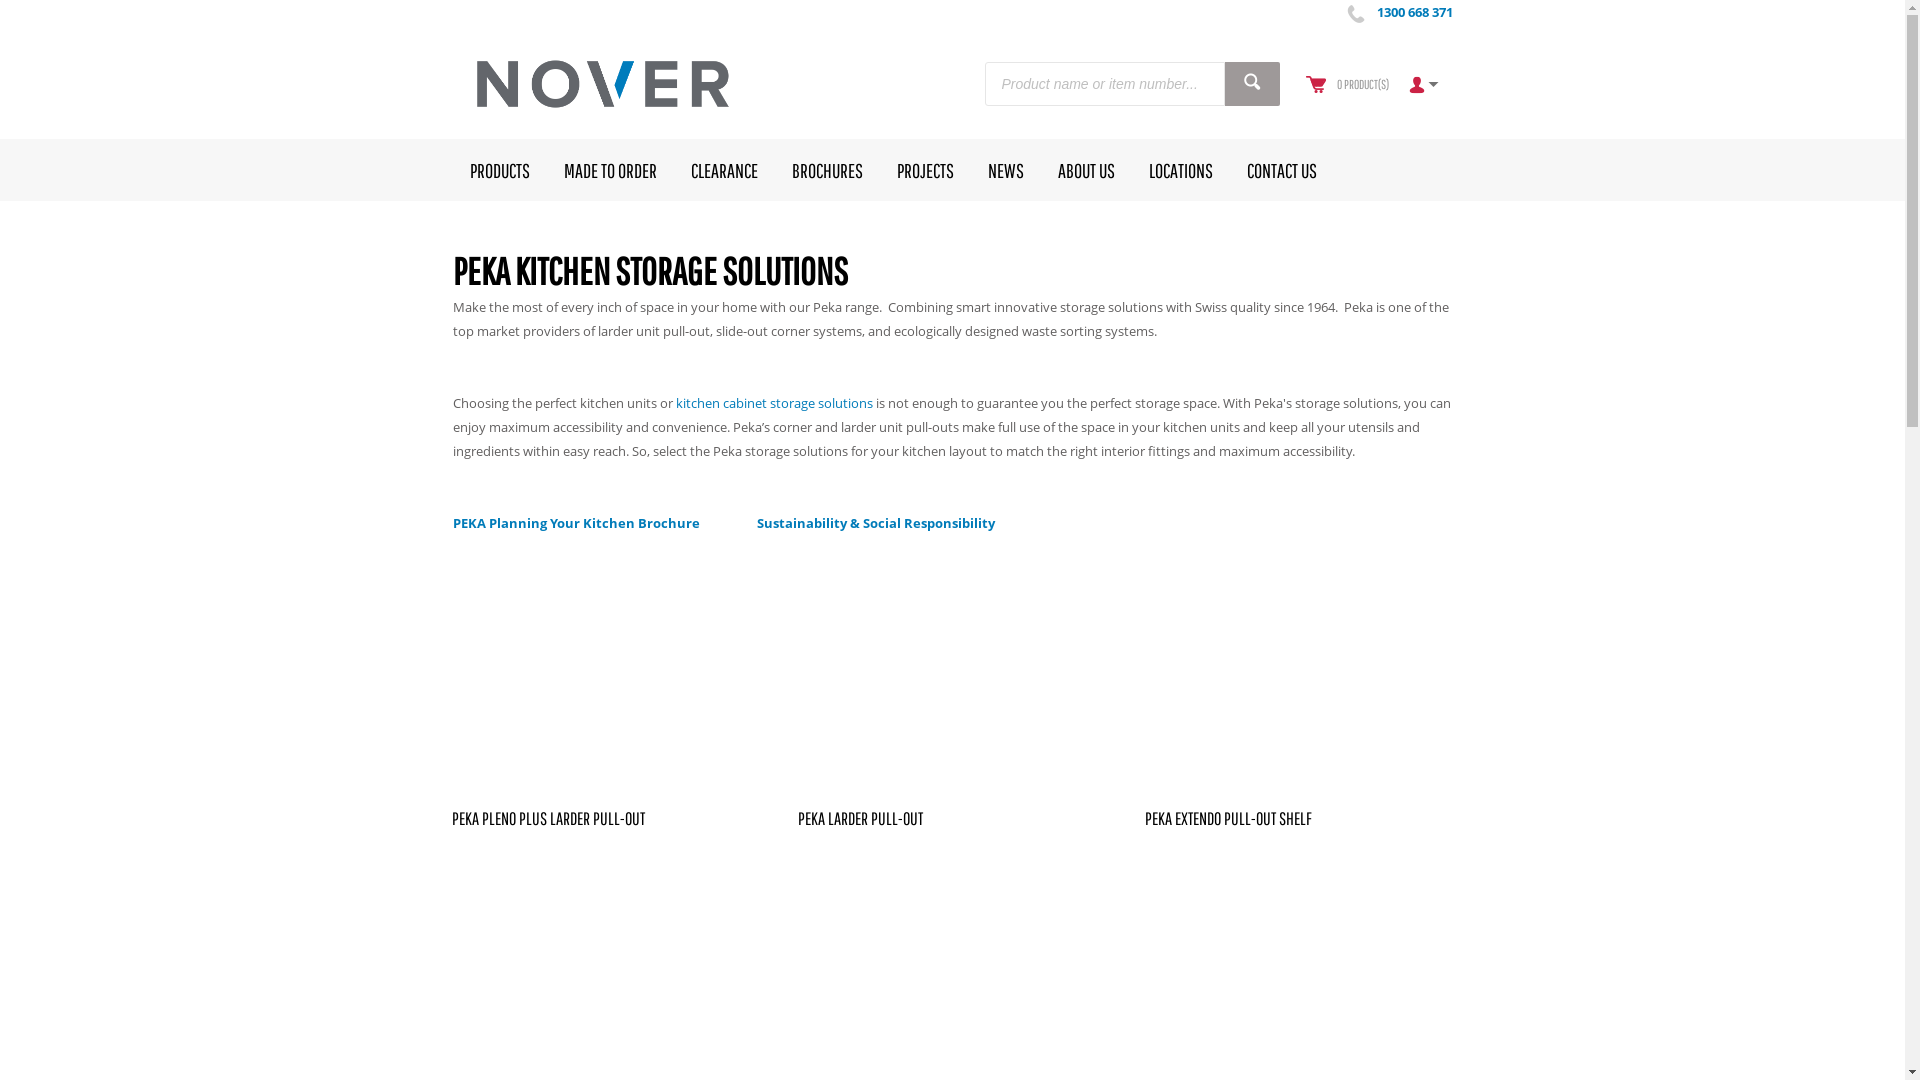 This screenshot has width=1920, height=1080. Describe the element at coordinates (1281, 168) in the screenshot. I see `'CONTACT US'` at that location.